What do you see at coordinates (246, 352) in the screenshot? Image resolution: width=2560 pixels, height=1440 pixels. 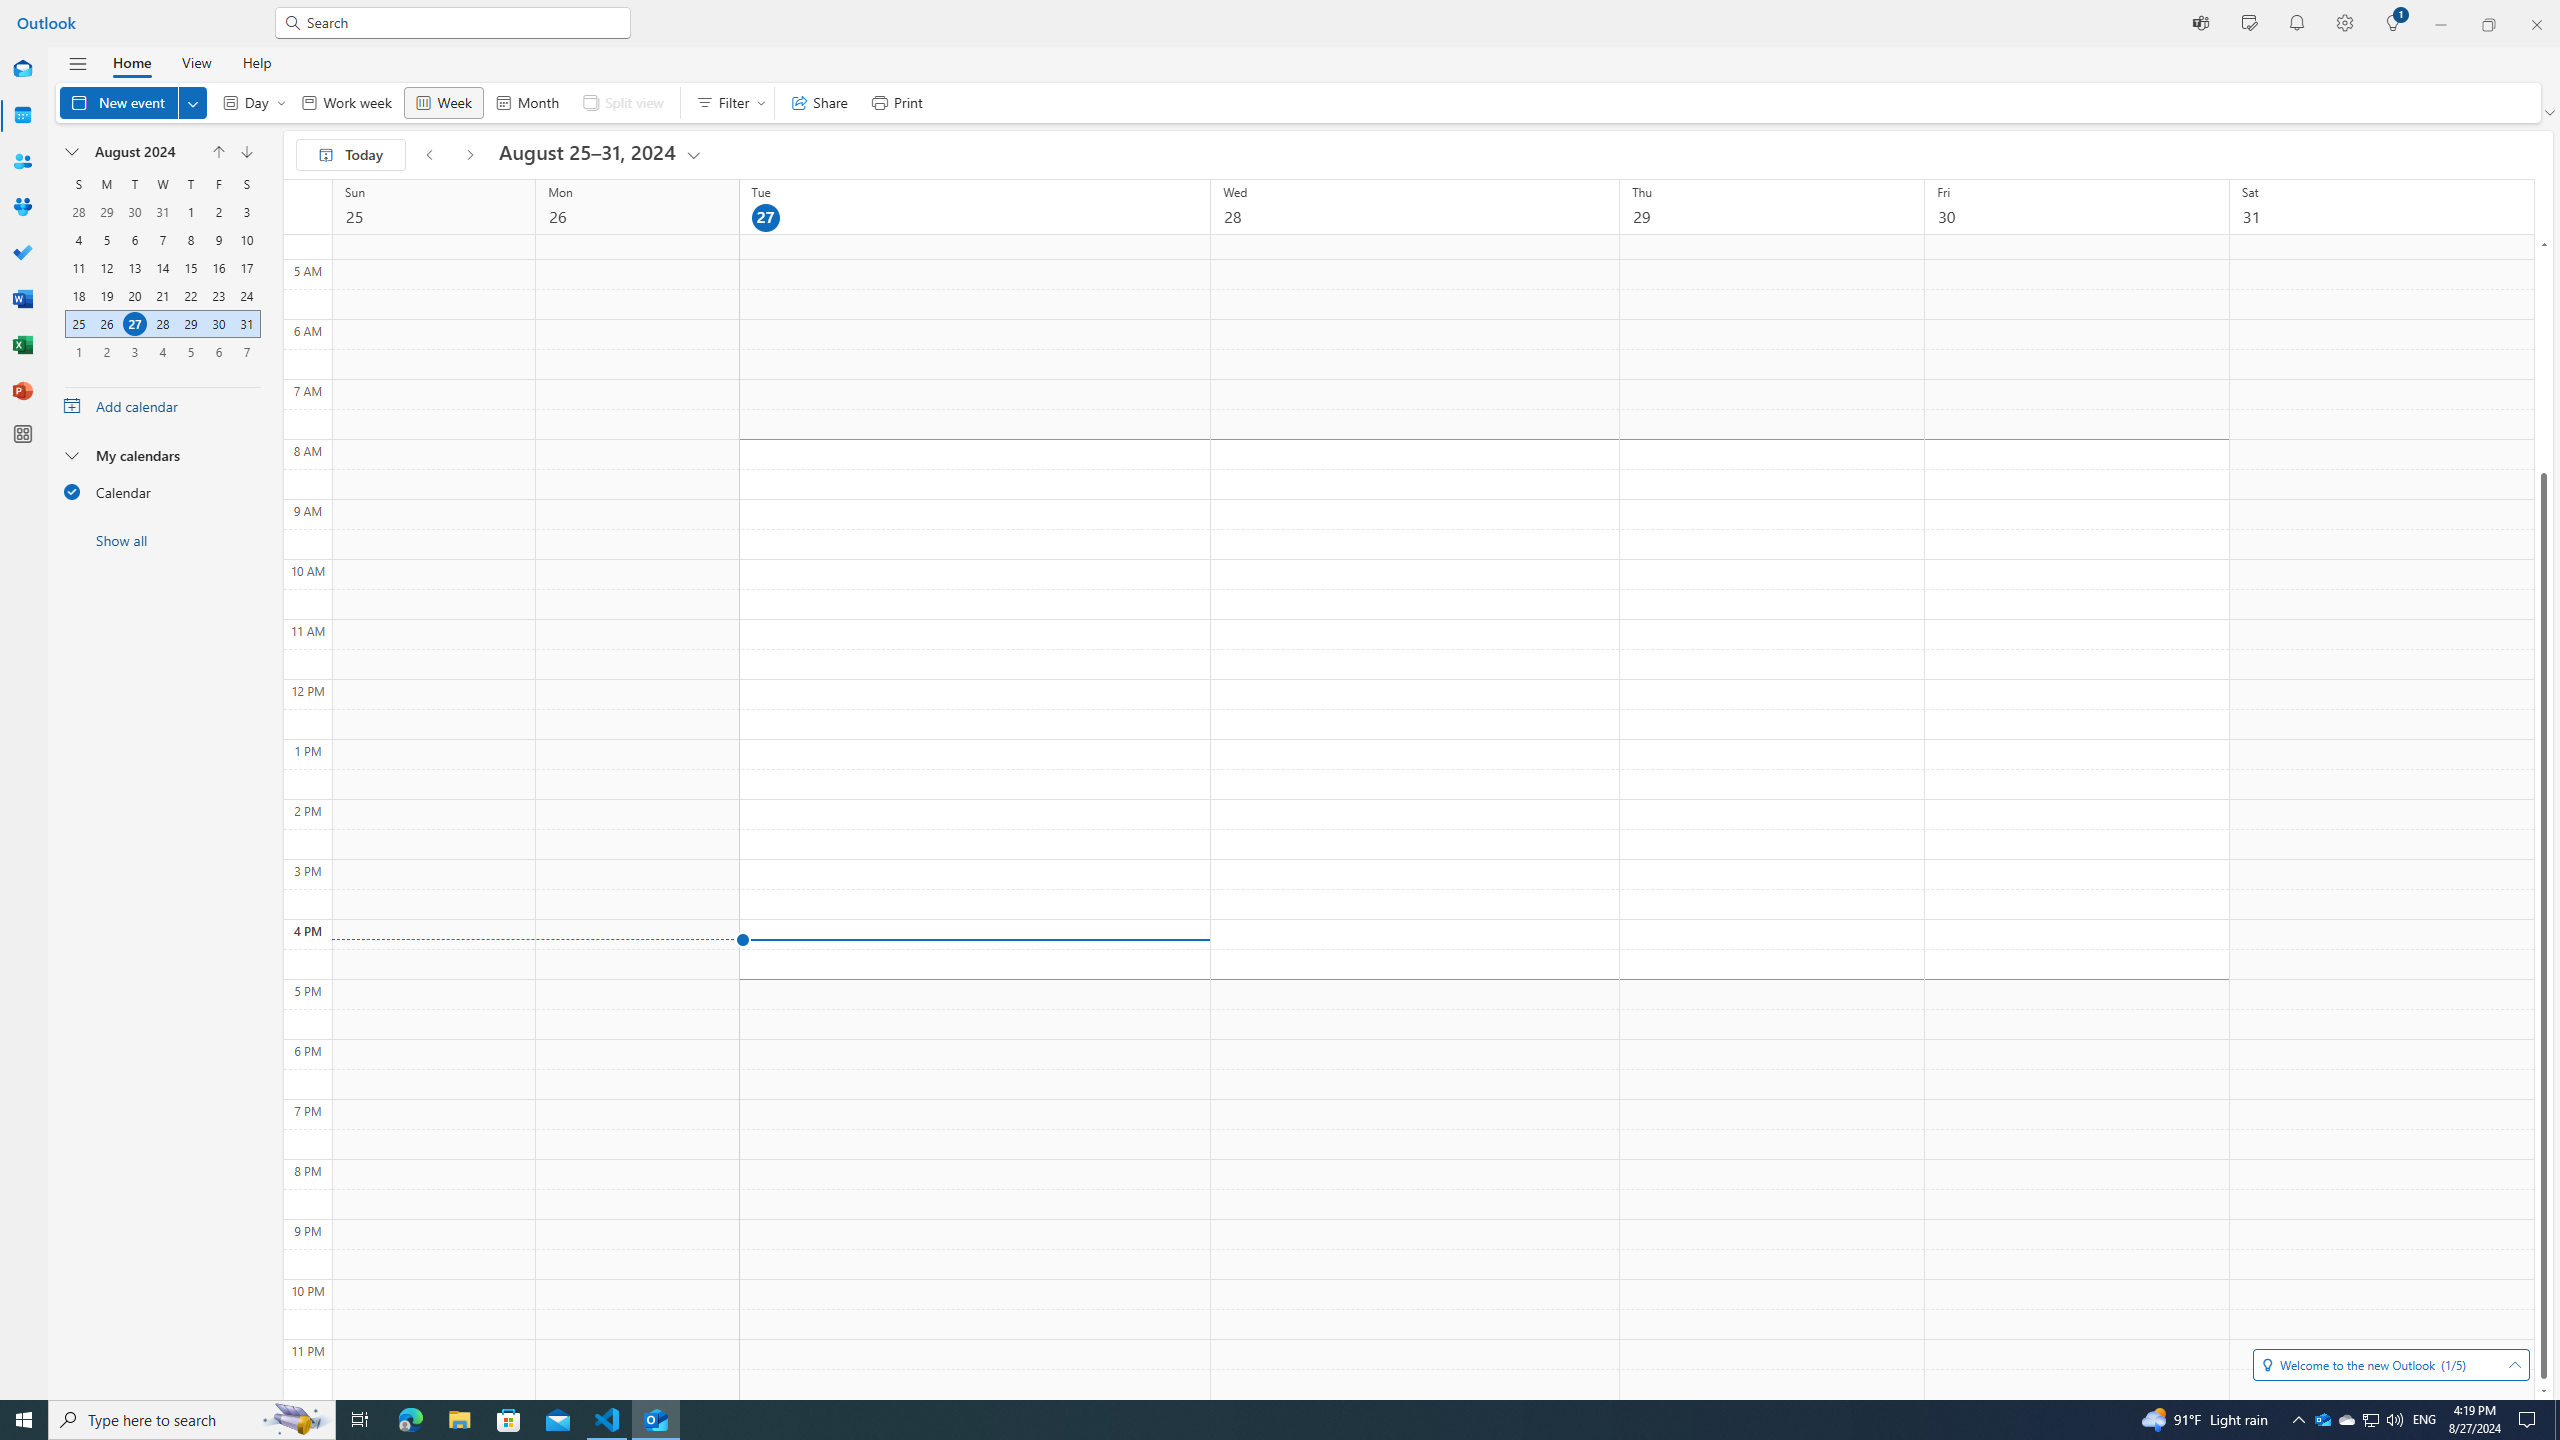 I see `'7, September, 2024'` at bounding box center [246, 352].